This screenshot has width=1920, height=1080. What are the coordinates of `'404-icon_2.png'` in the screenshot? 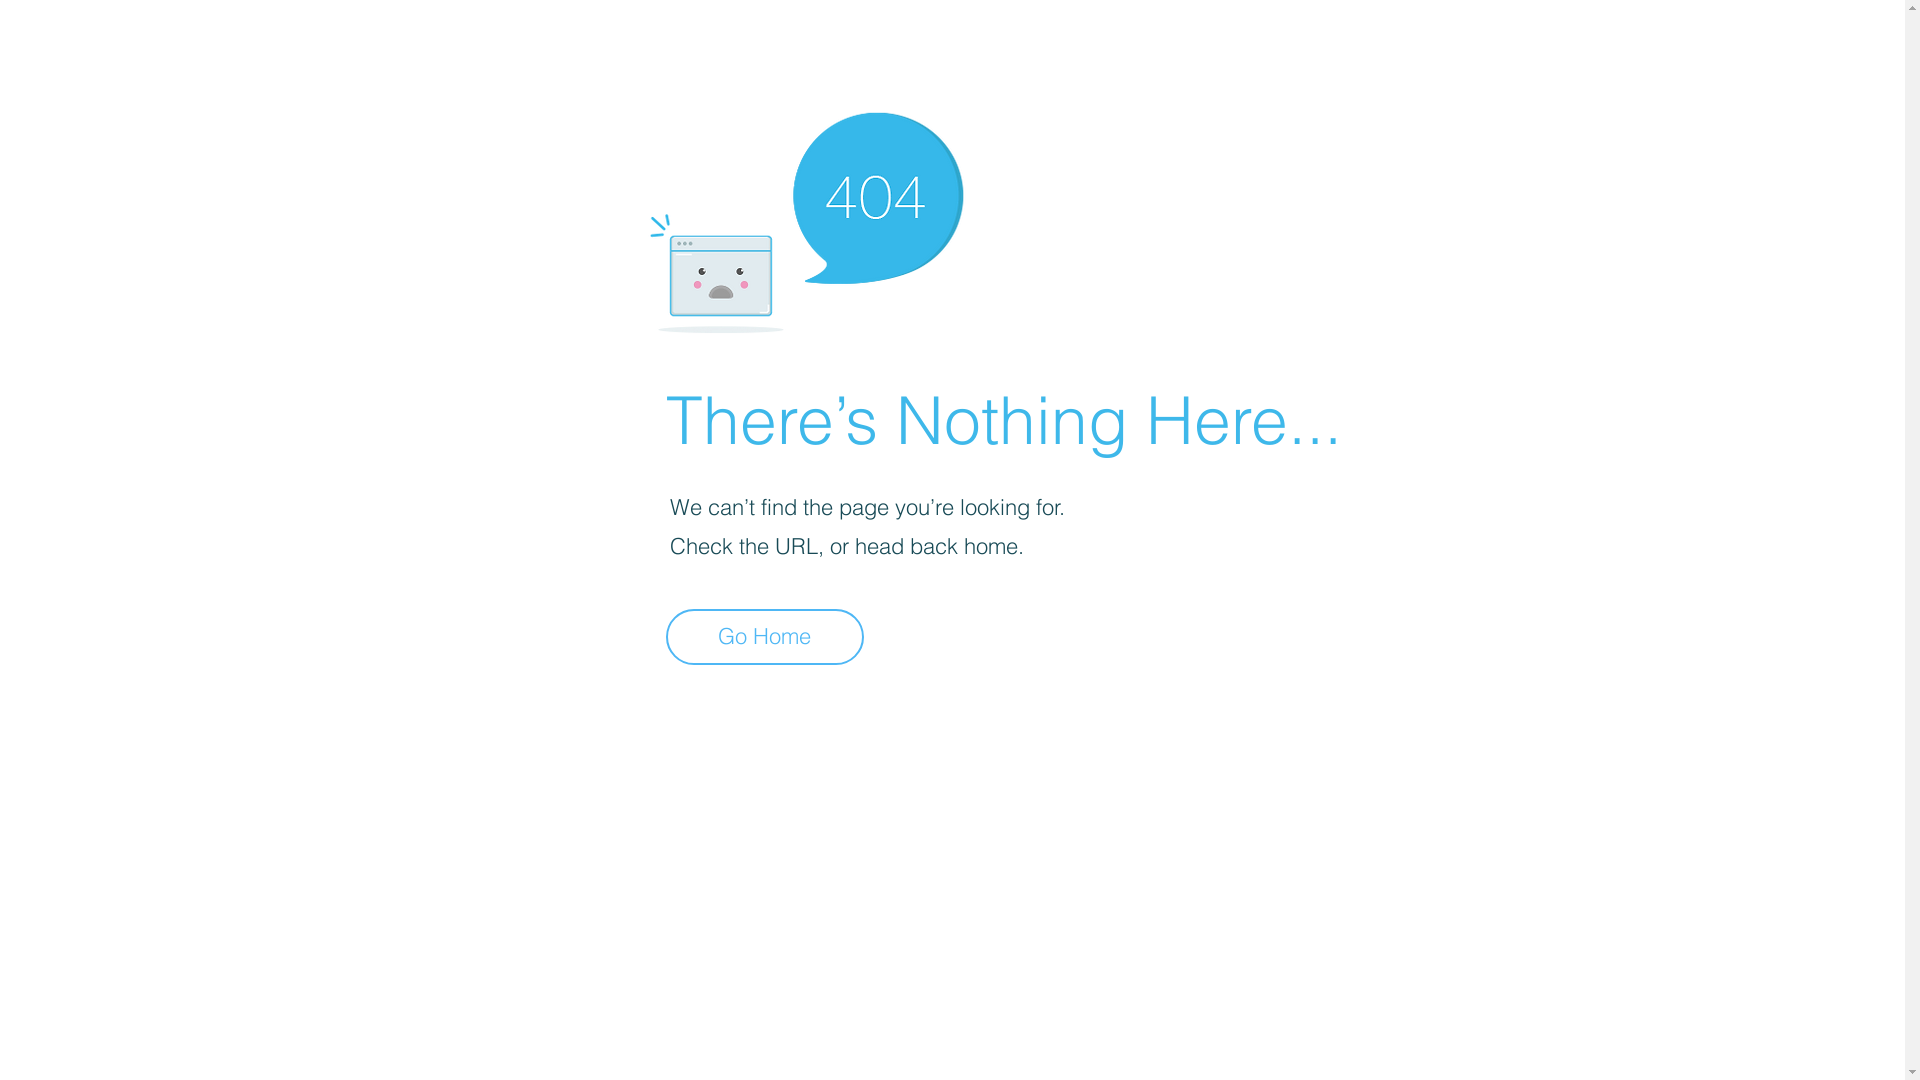 It's located at (805, 217).